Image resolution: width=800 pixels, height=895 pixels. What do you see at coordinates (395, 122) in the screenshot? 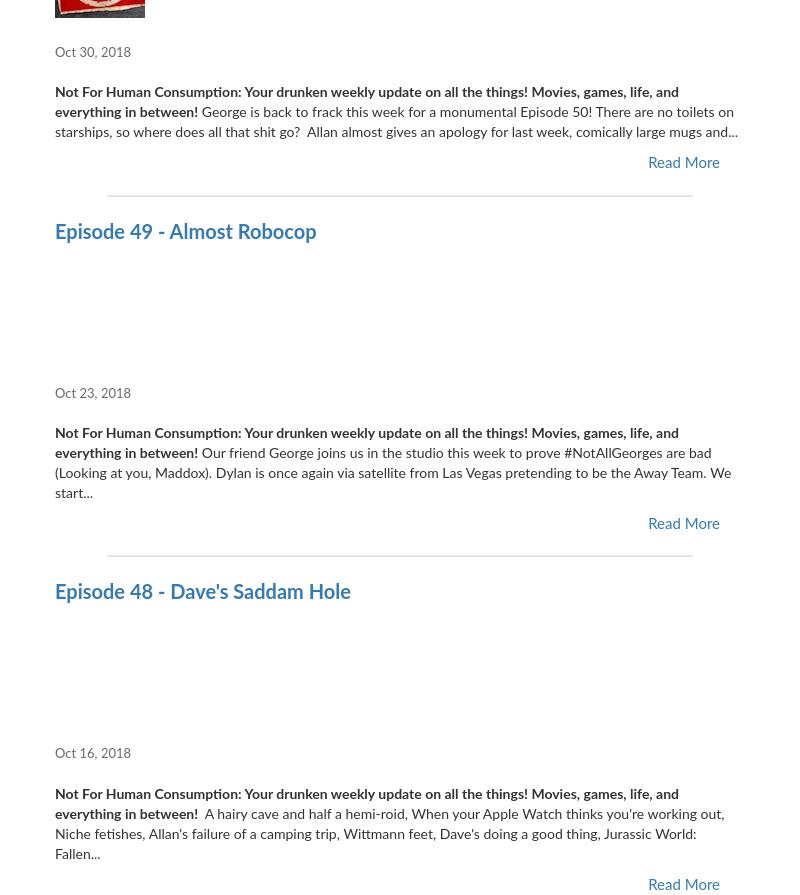
I see `'George is back to frack this week for a
monumental Episode 50! There are no toilets on starships, so where
does all that shit go?  Allan almost gives an apology for last
week, comically large mugs and...'` at bounding box center [395, 122].